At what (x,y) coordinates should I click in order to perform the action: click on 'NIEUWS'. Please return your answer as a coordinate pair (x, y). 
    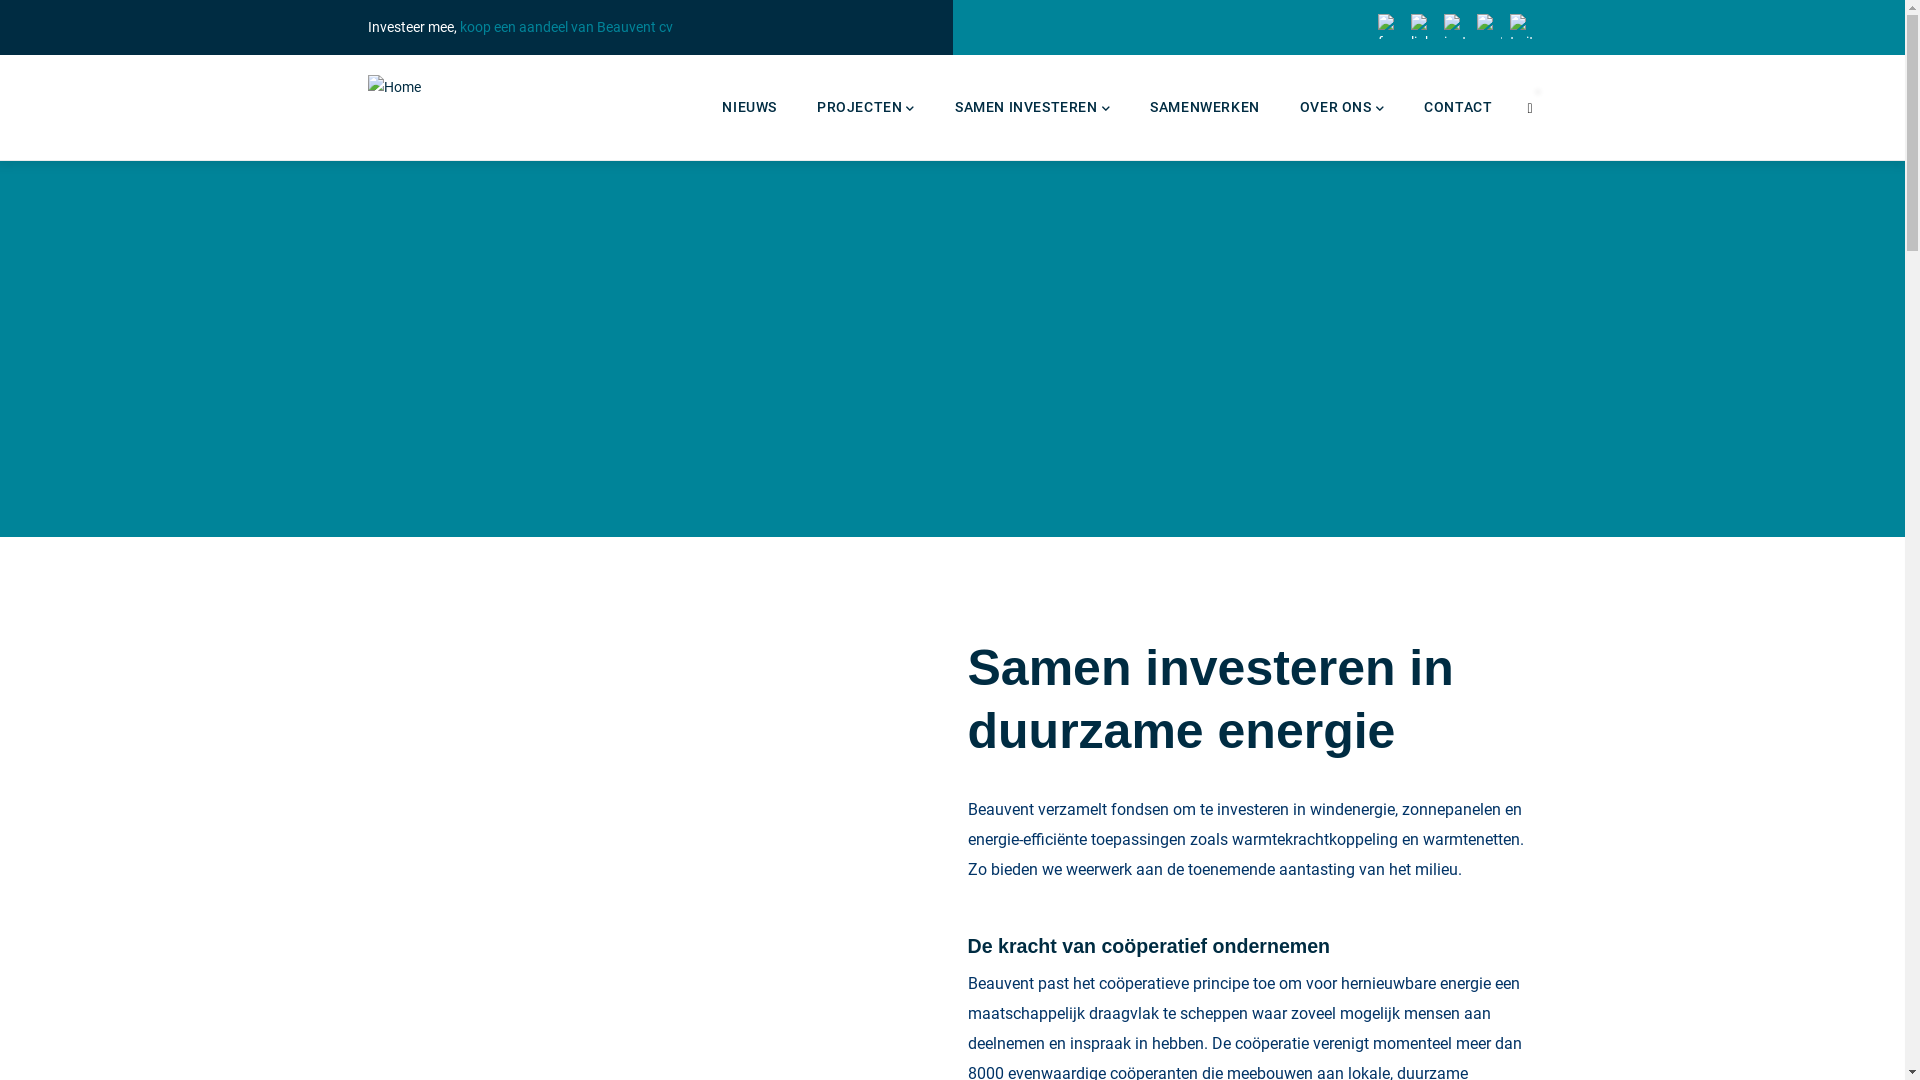
    Looking at the image, I should click on (748, 107).